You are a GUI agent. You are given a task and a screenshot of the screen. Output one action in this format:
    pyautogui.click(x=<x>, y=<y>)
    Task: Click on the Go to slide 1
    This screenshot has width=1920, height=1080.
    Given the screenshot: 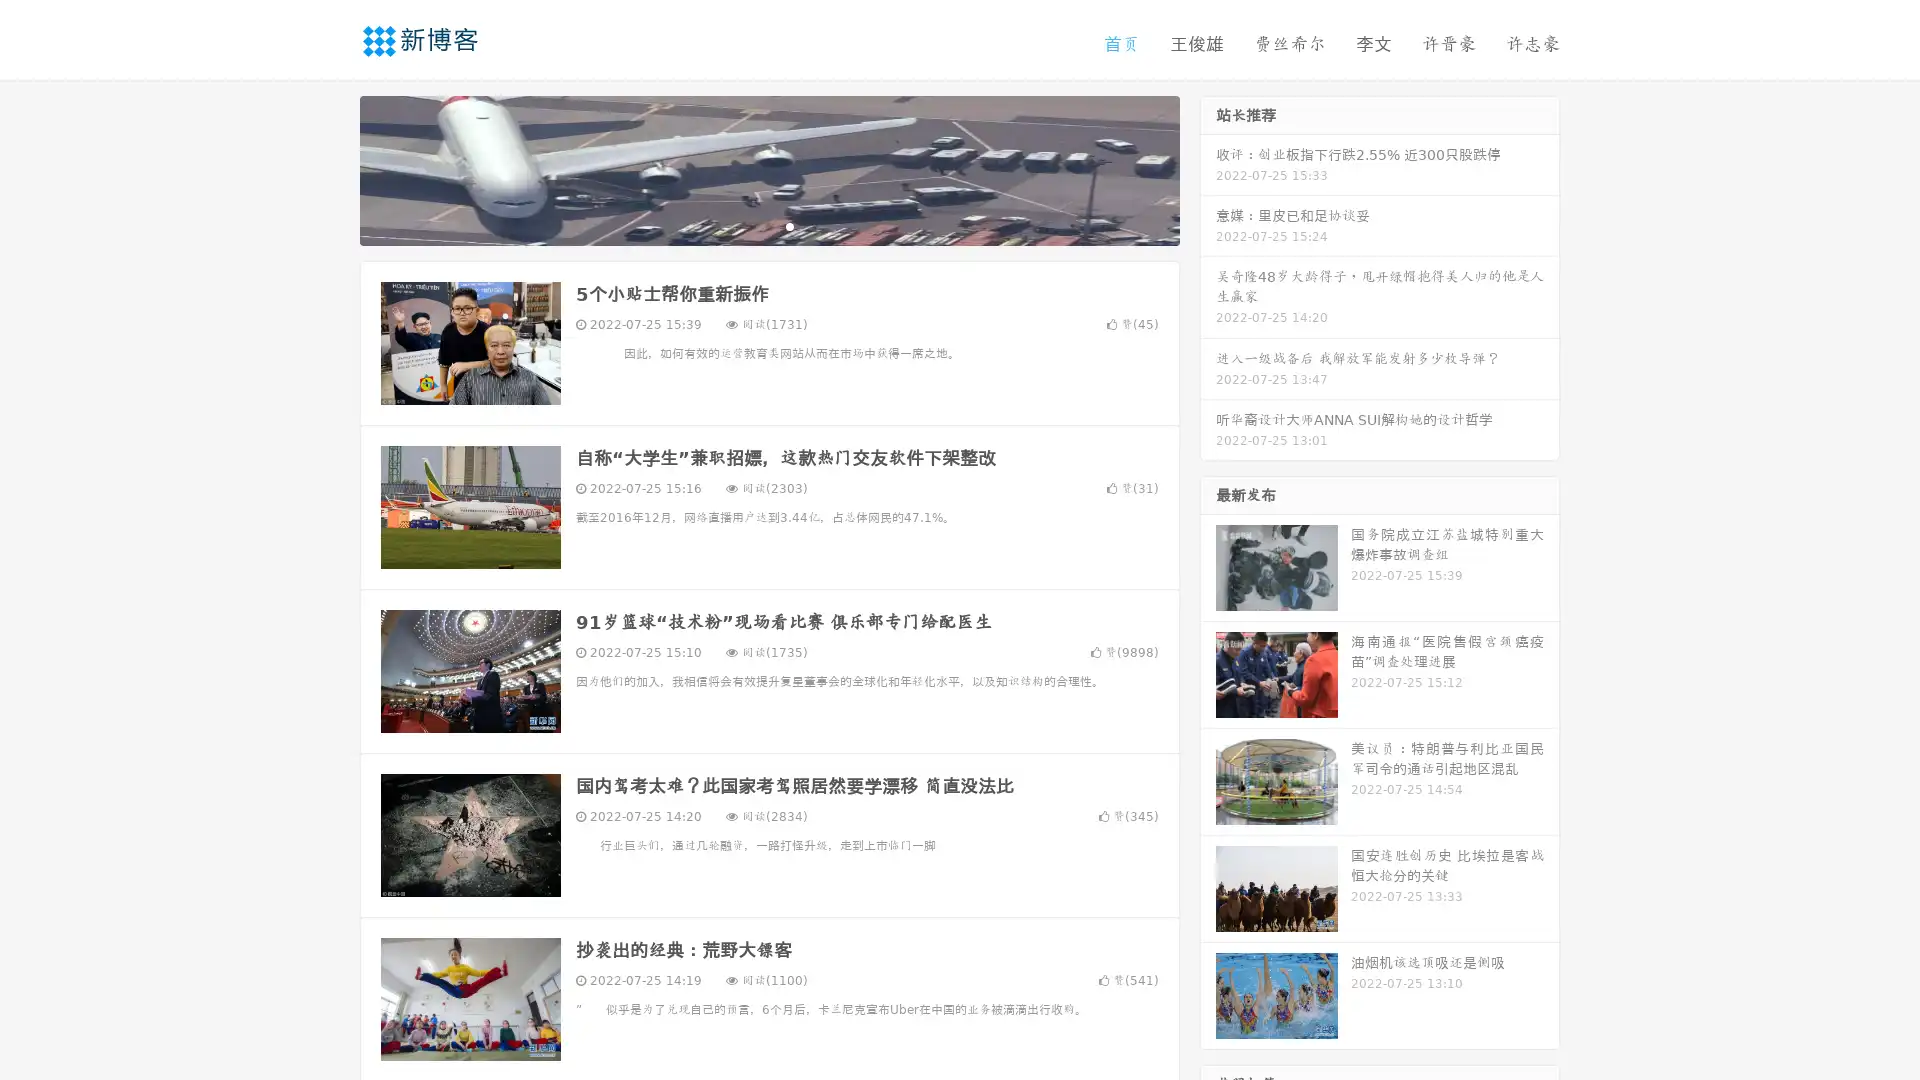 What is the action you would take?
    pyautogui.click(x=748, y=225)
    